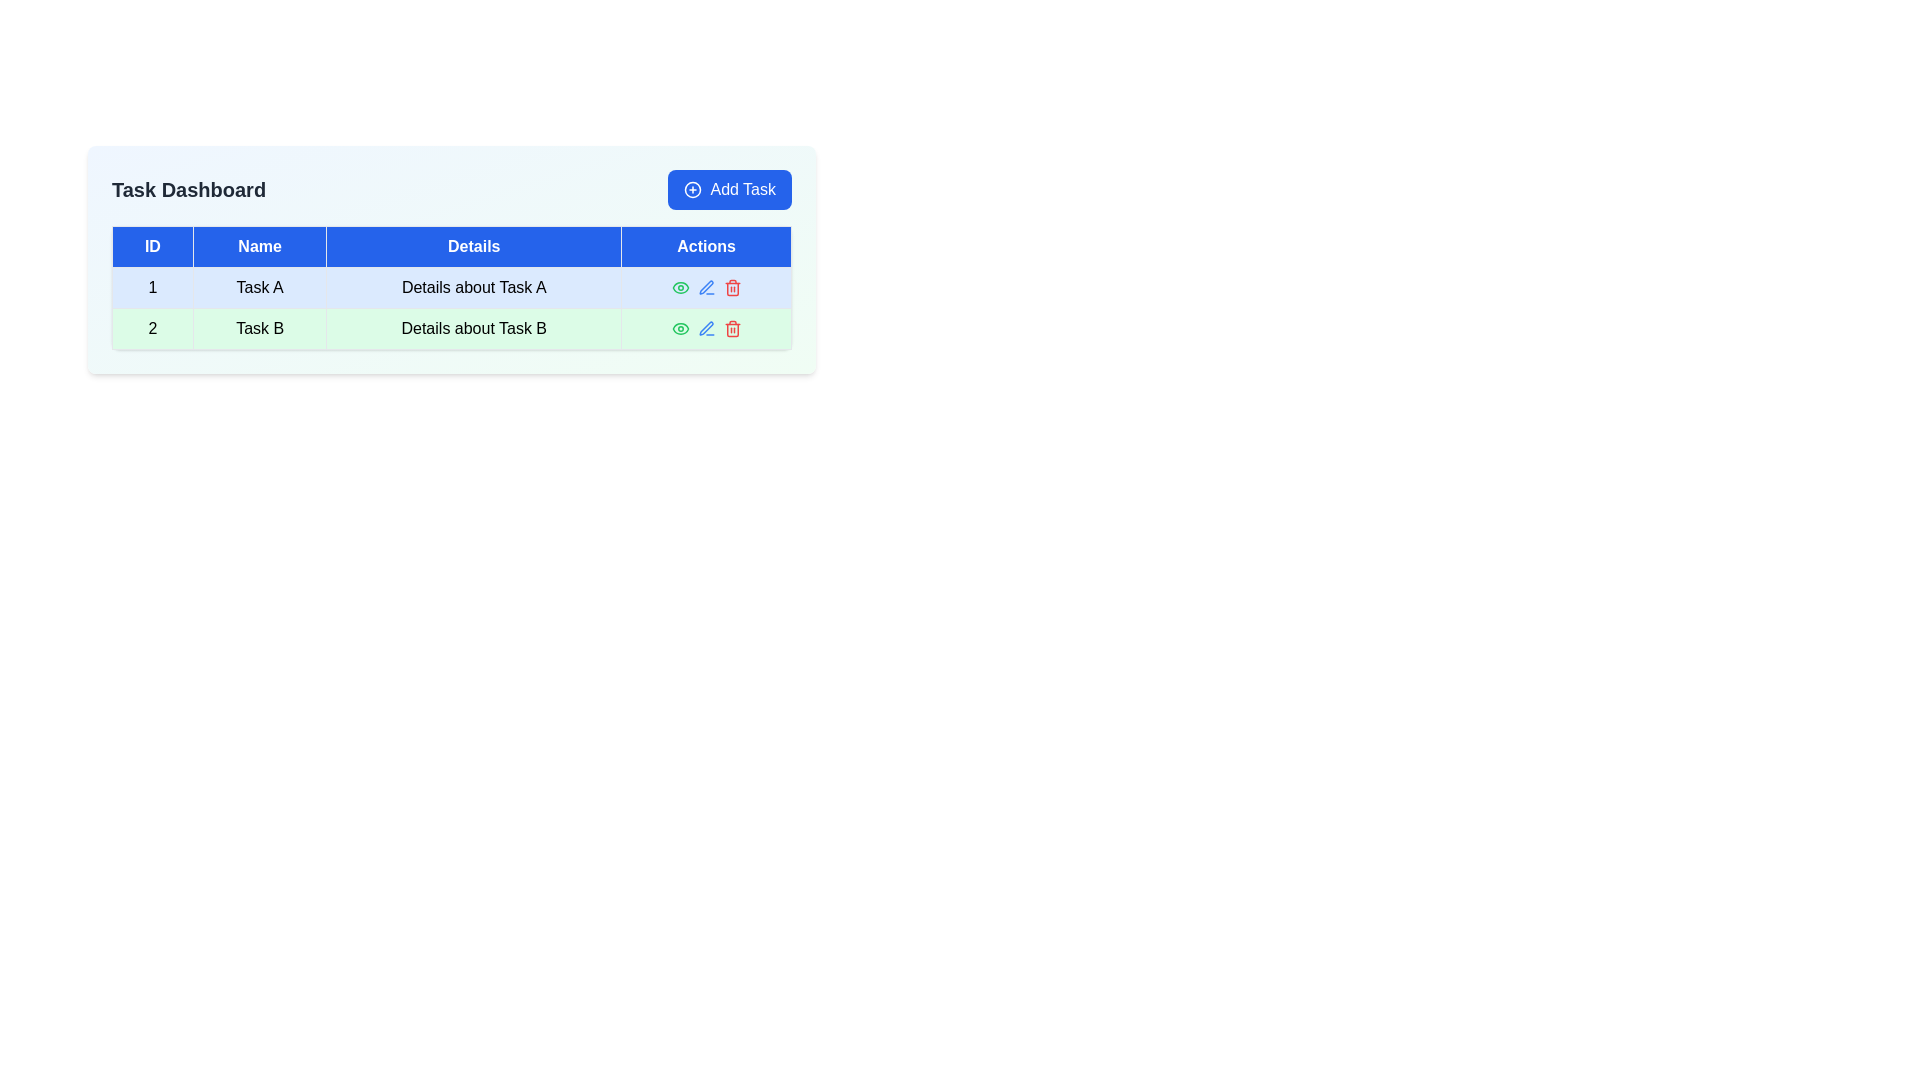  Describe the element at coordinates (706, 288) in the screenshot. I see `the Icon group containing three interactive icons for 'Task A' in the Actions column through keyboard navigation` at that location.